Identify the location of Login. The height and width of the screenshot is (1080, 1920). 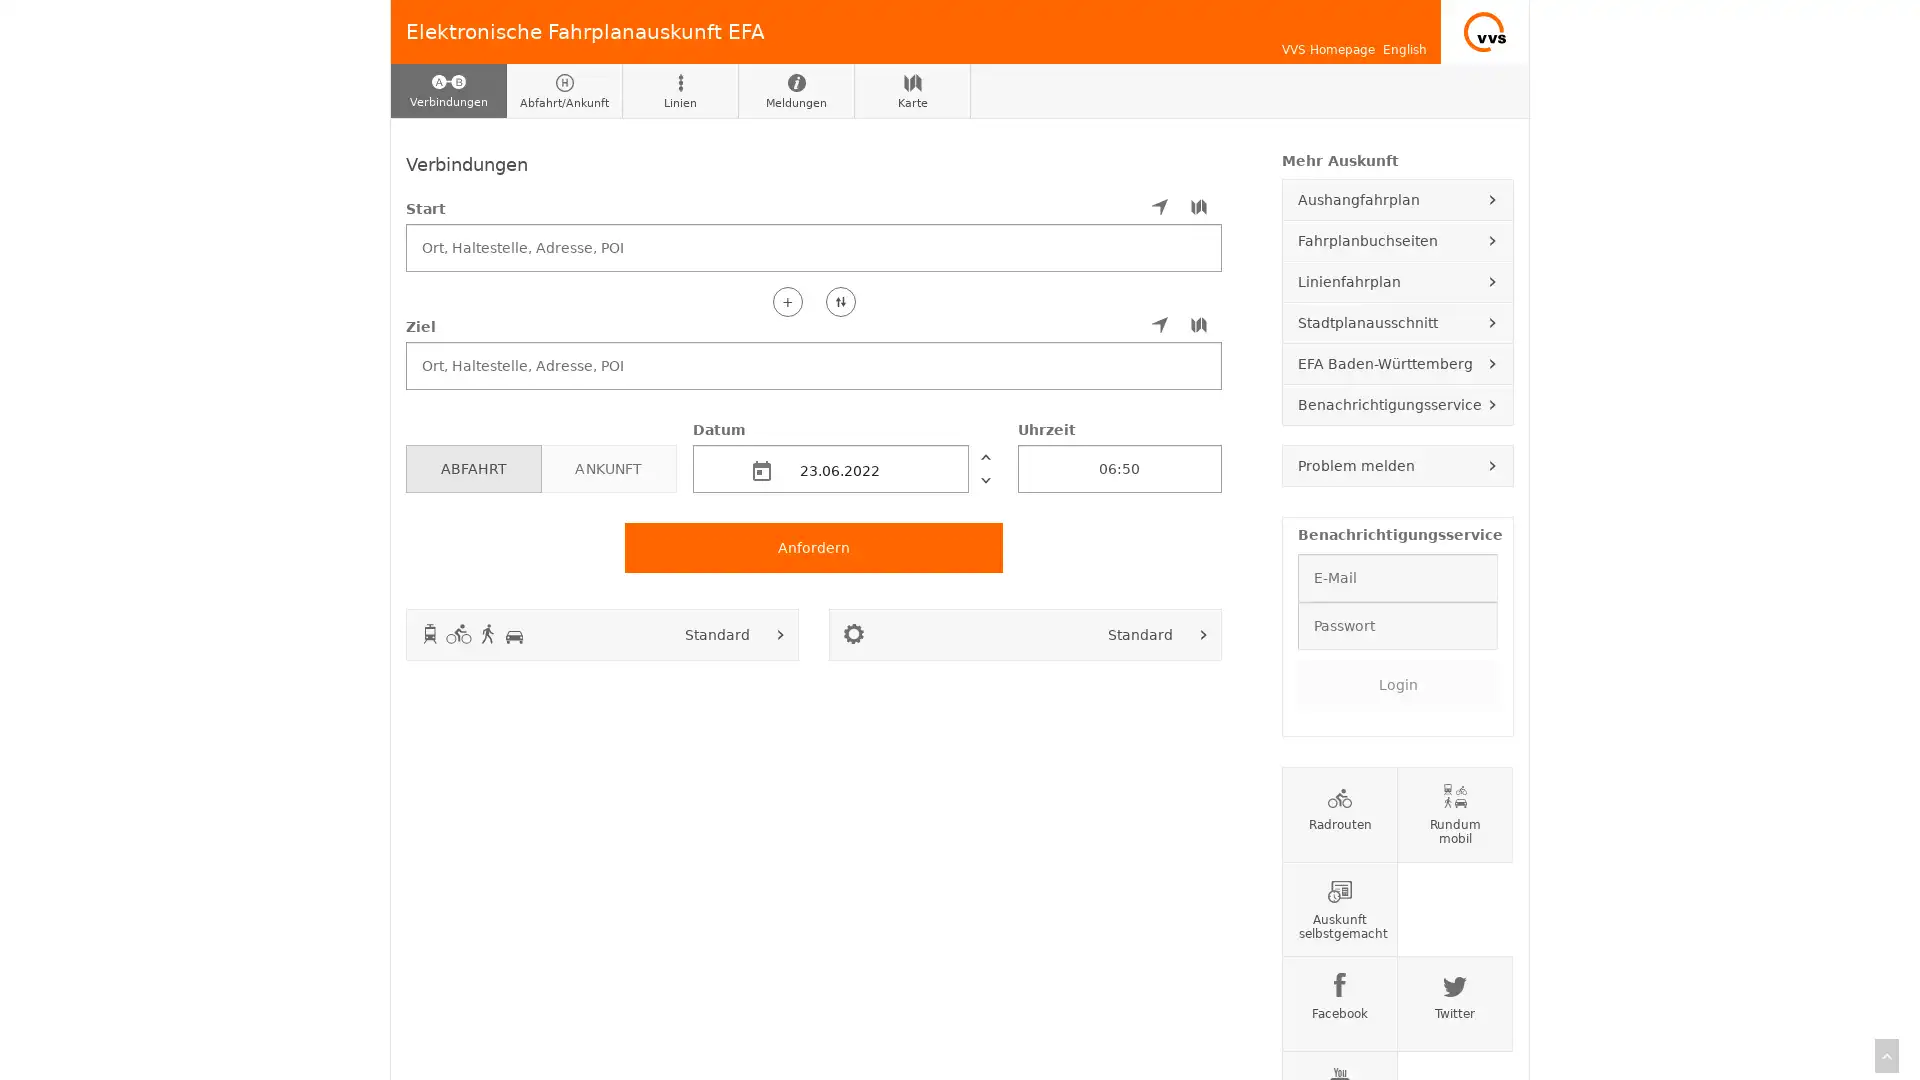
(1396, 682).